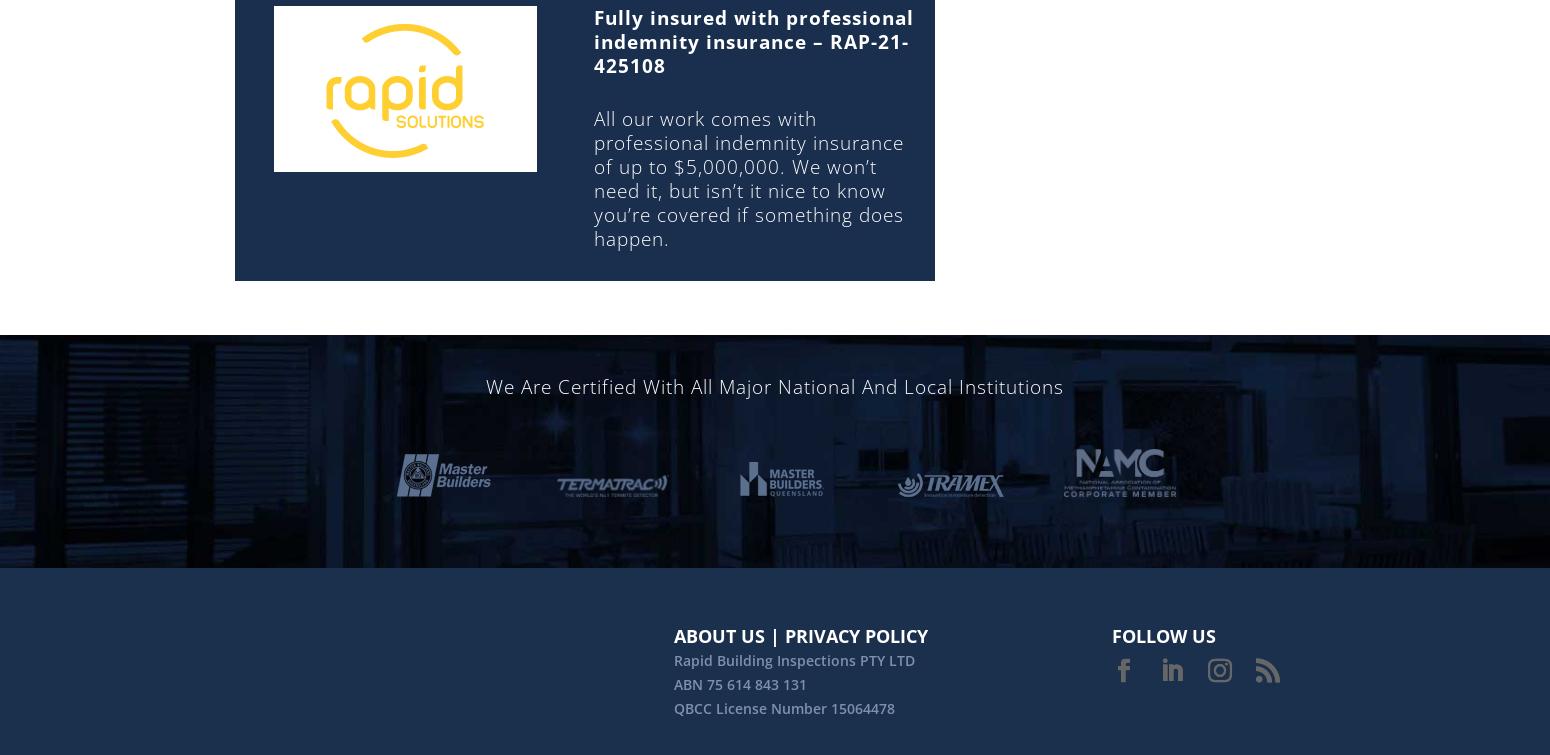 The image size is (1550, 755). Describe the element at coordinates (775, 635) in the screenshot. I see `'|'` at that location.